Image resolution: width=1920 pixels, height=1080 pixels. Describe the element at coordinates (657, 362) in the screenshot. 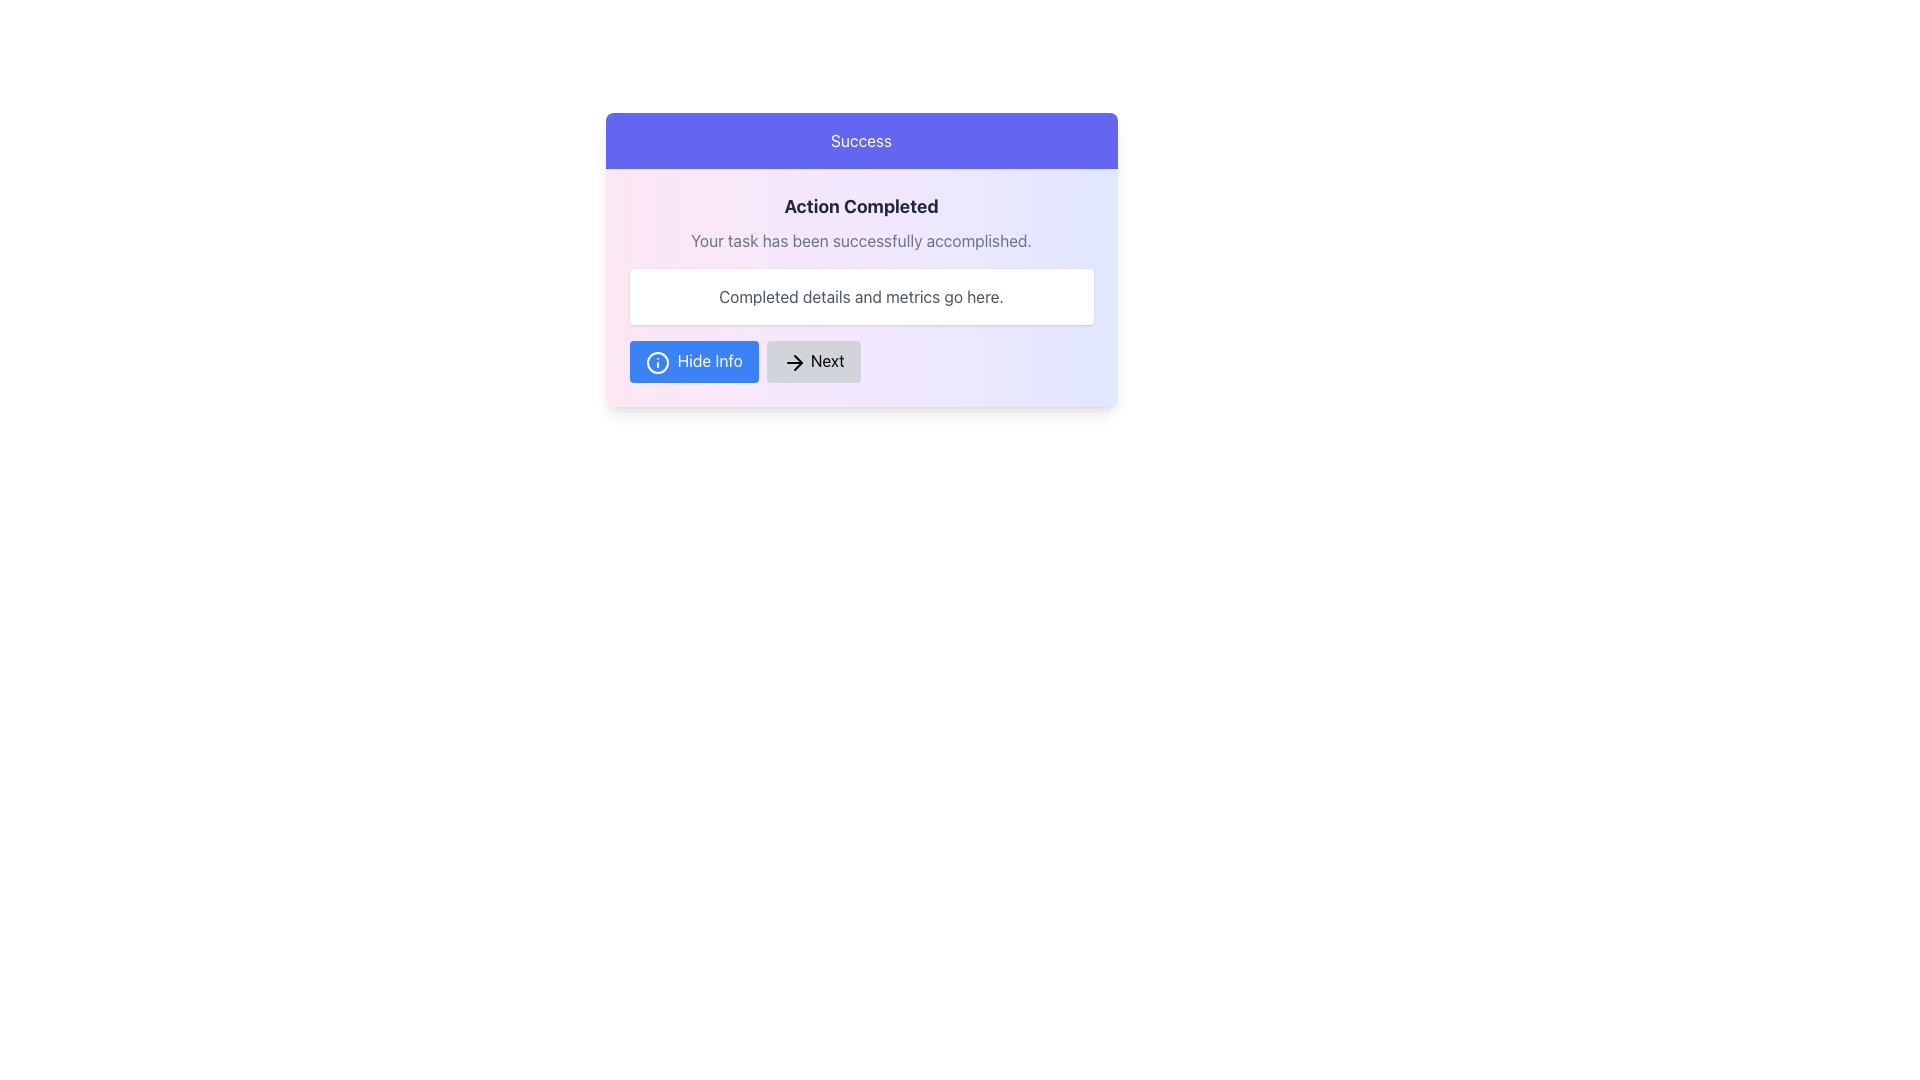

I see `the circular icon inside the 'Hide Info' button` at that location.